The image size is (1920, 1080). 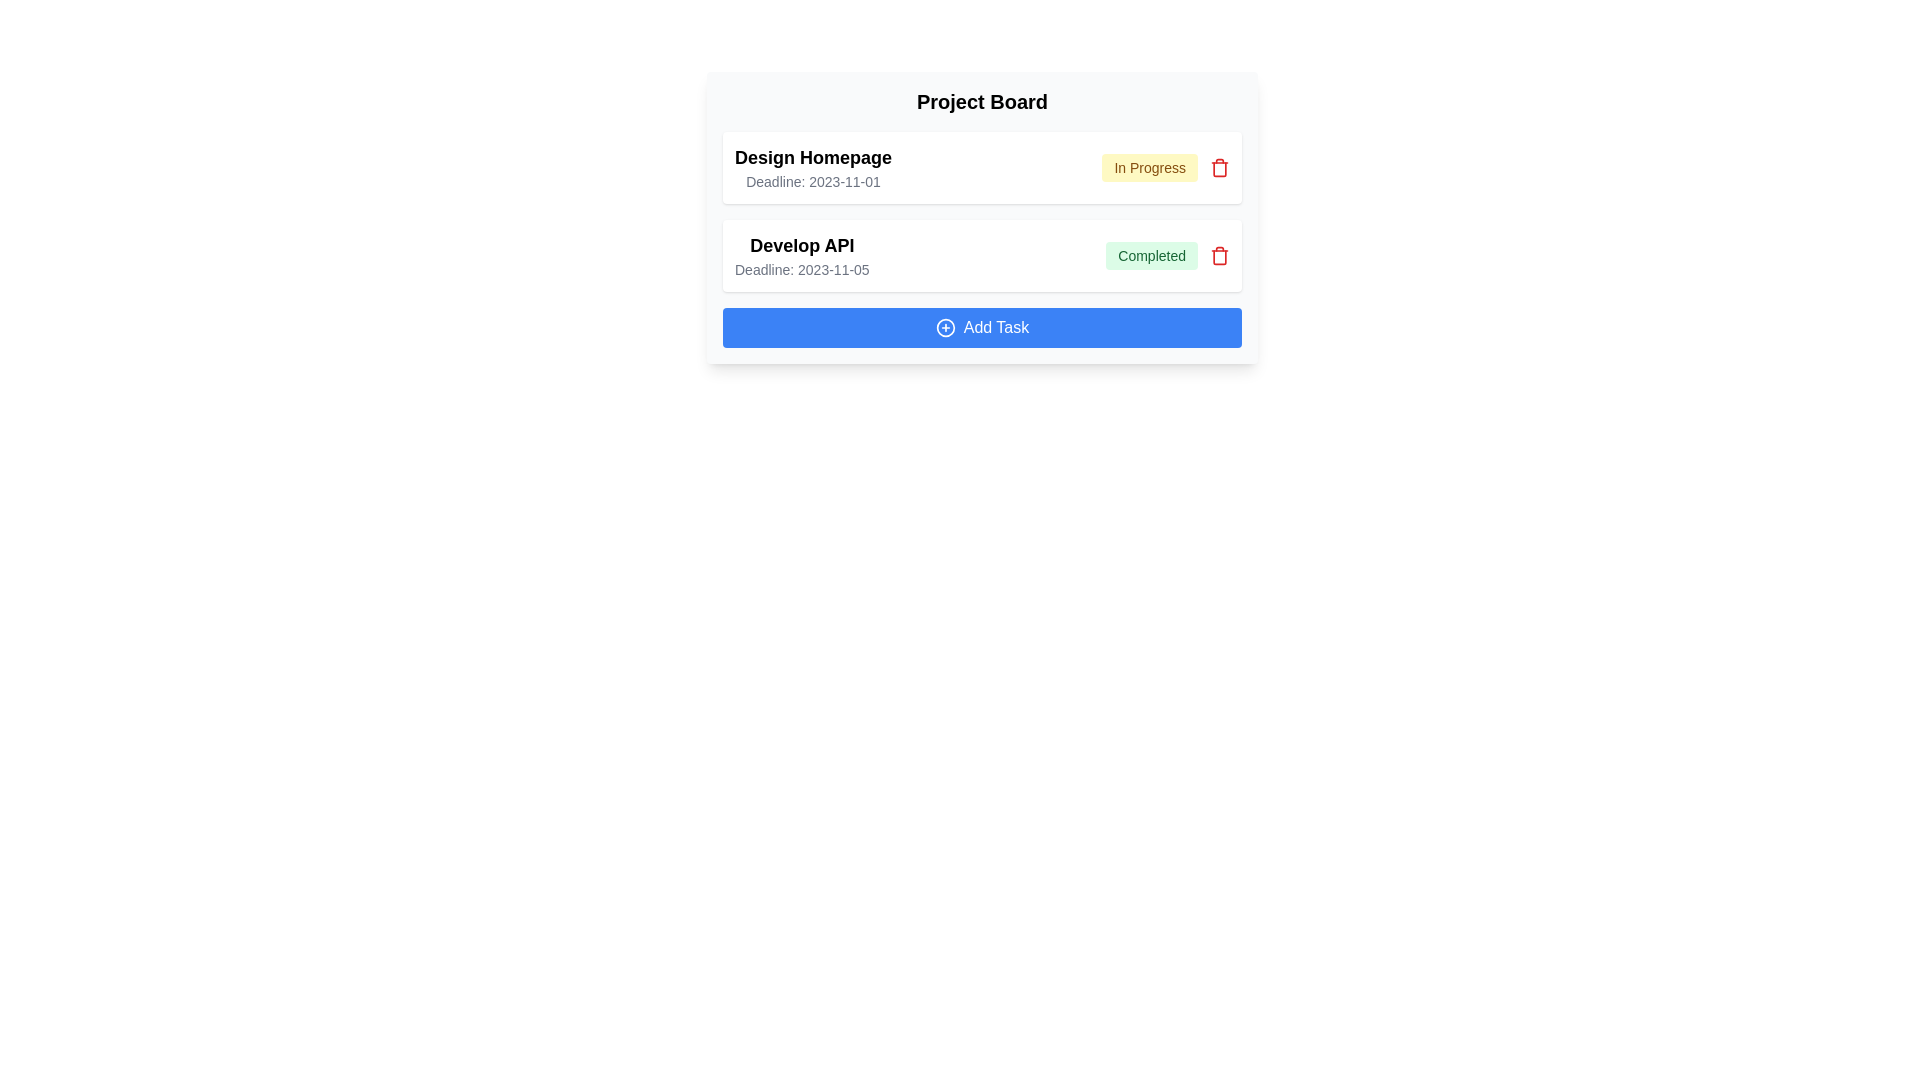 I want to click on 'Add Task' button to add a new task to the list, so click(x=982, y=326).